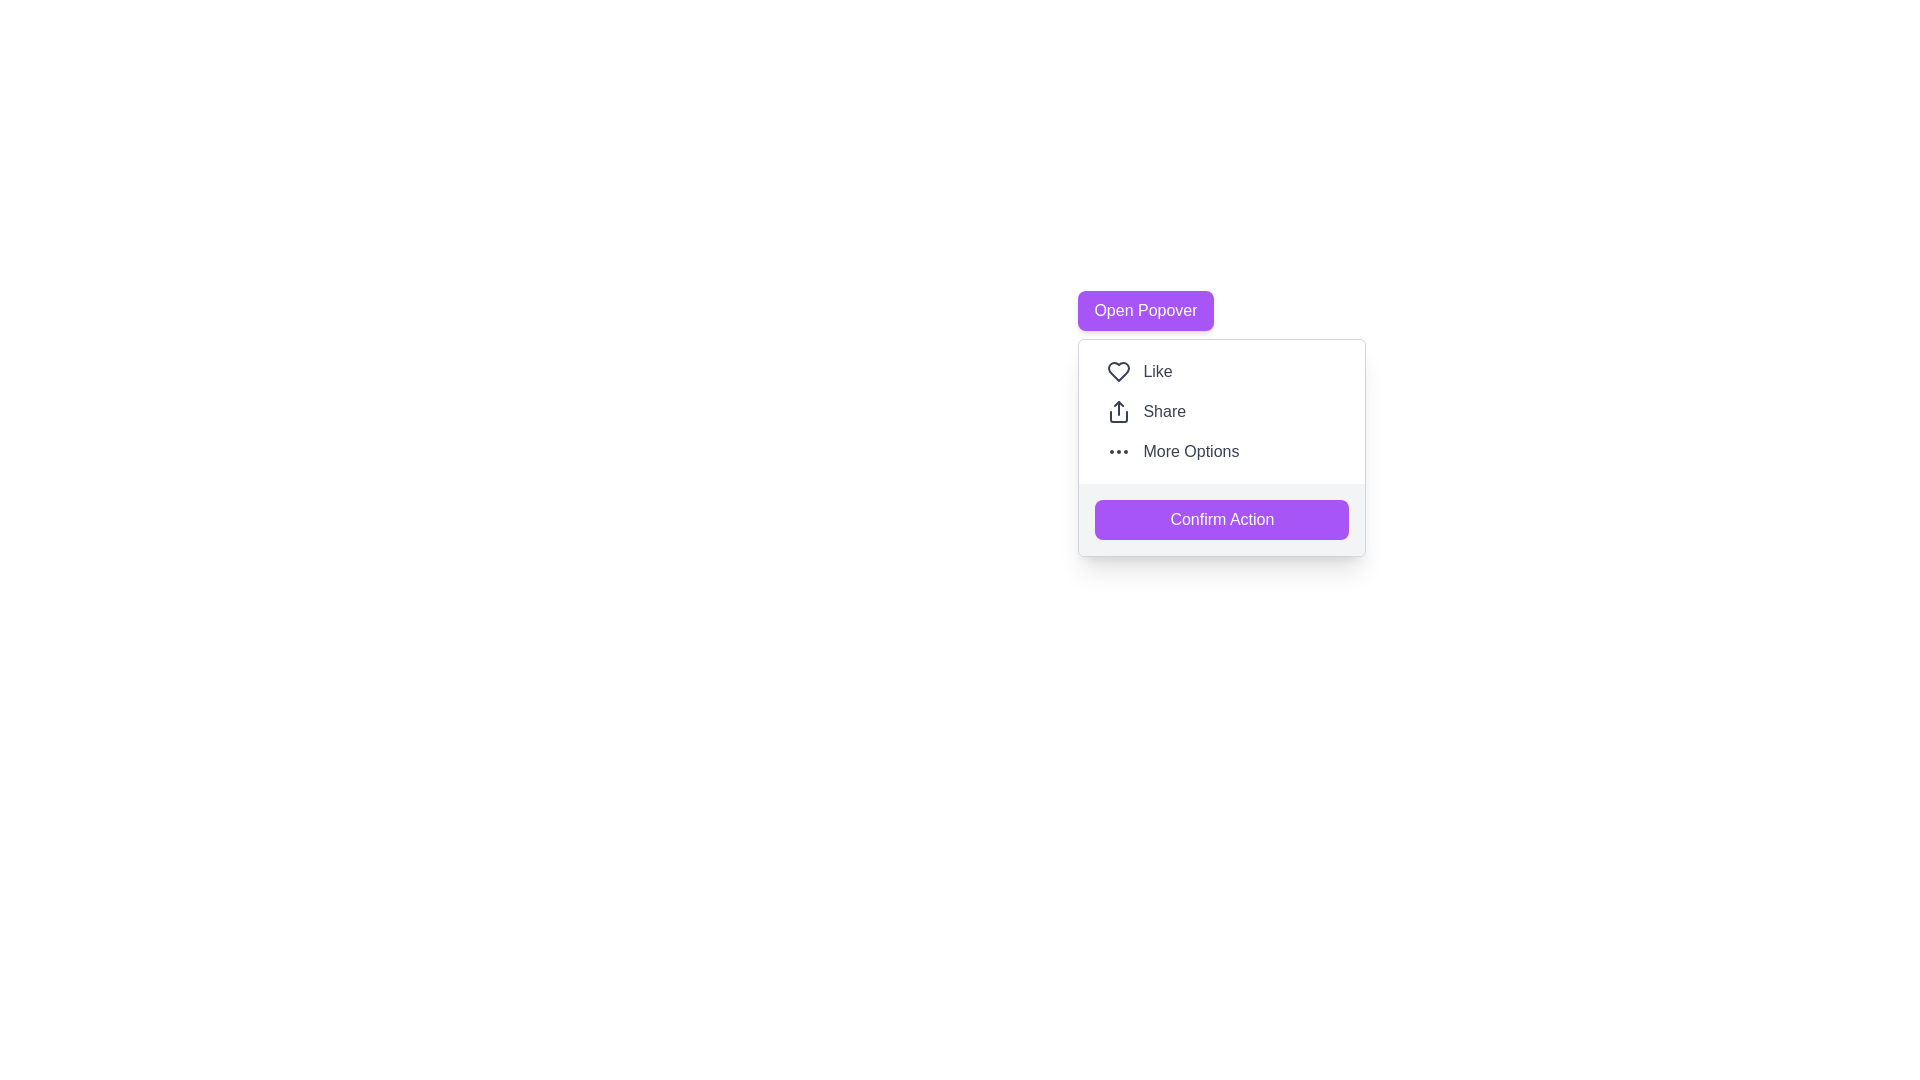 The image size is (1920, 1080). Describe the element at coordinates (1118, 451) in the screenshot. I see `the 'More Options' icon located in the middle right section of the options menu dropdown` at that location.